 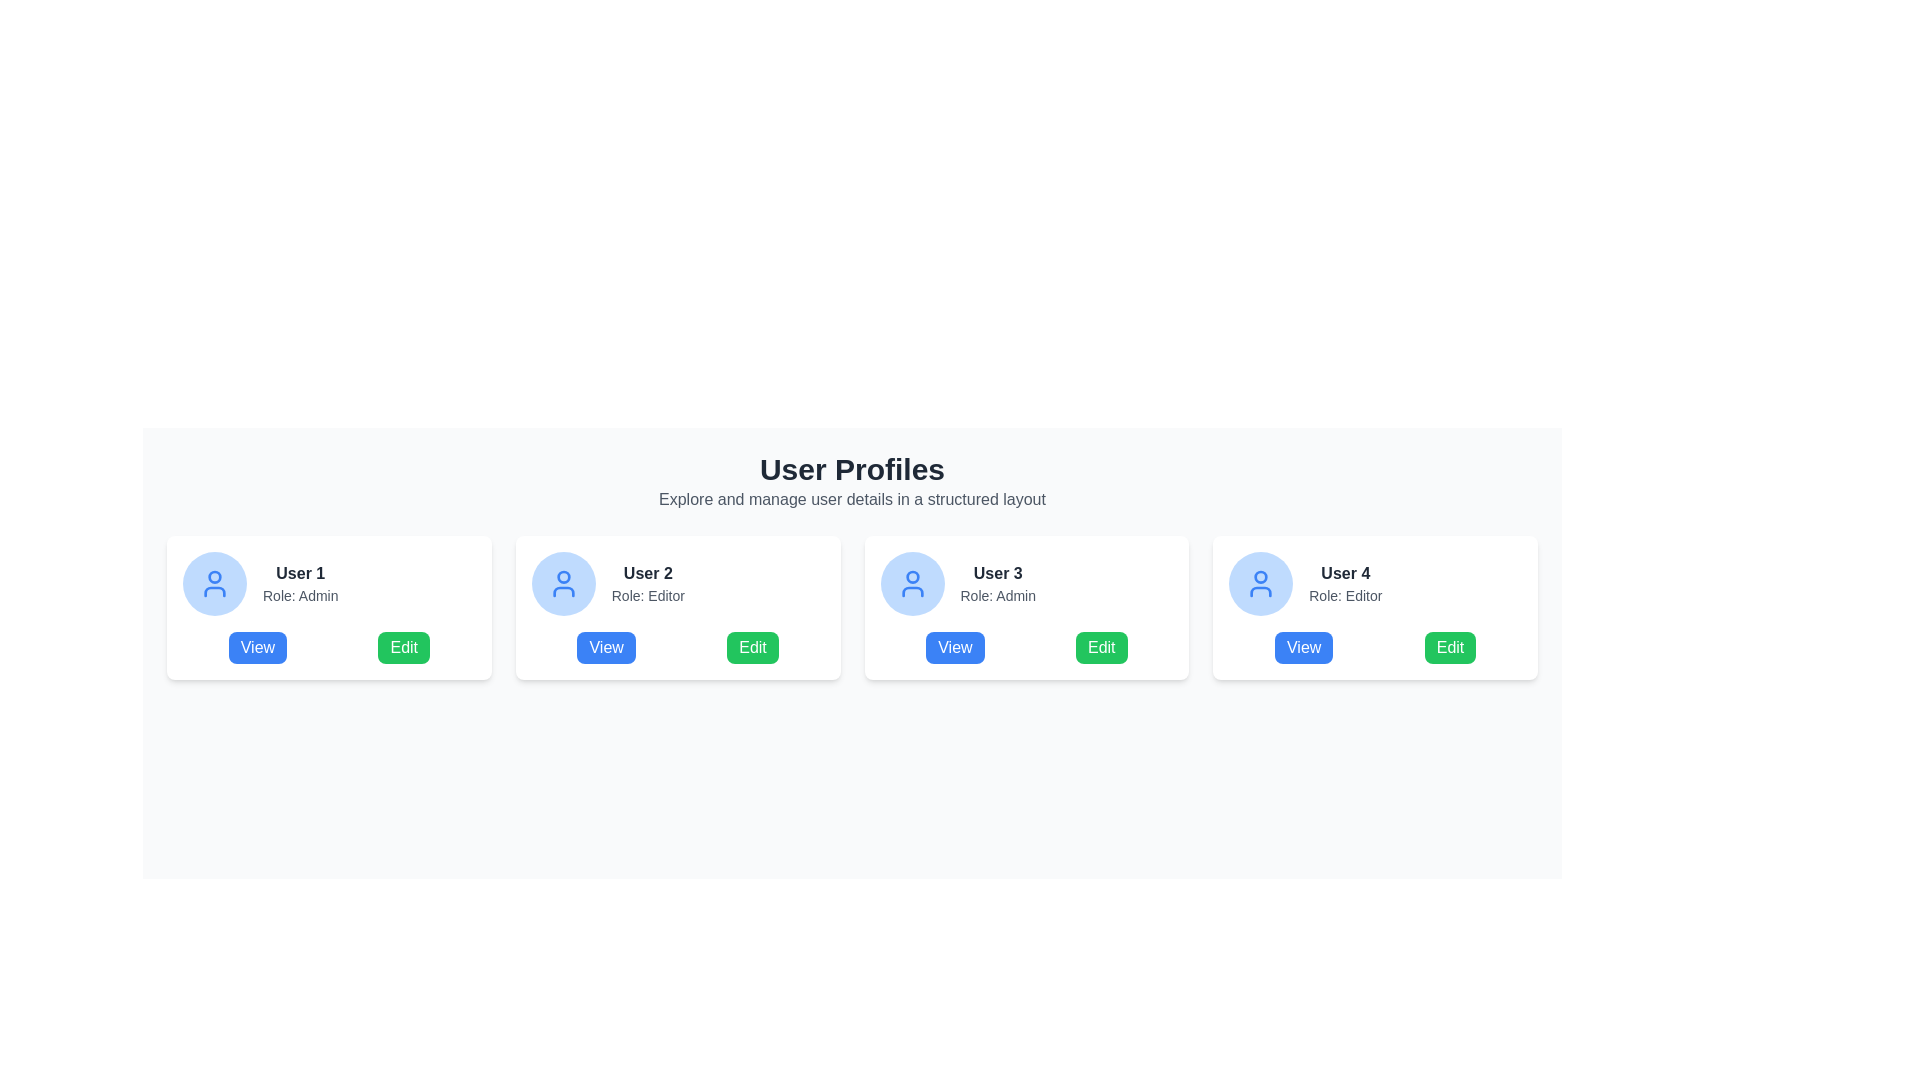 I want to click on curved line icon representing the outline of shoulders and torso in the user profile icon located in the fourth card from the left in the bottom row of the user profiles grid using developer tools, so click(x=1260, y=590).